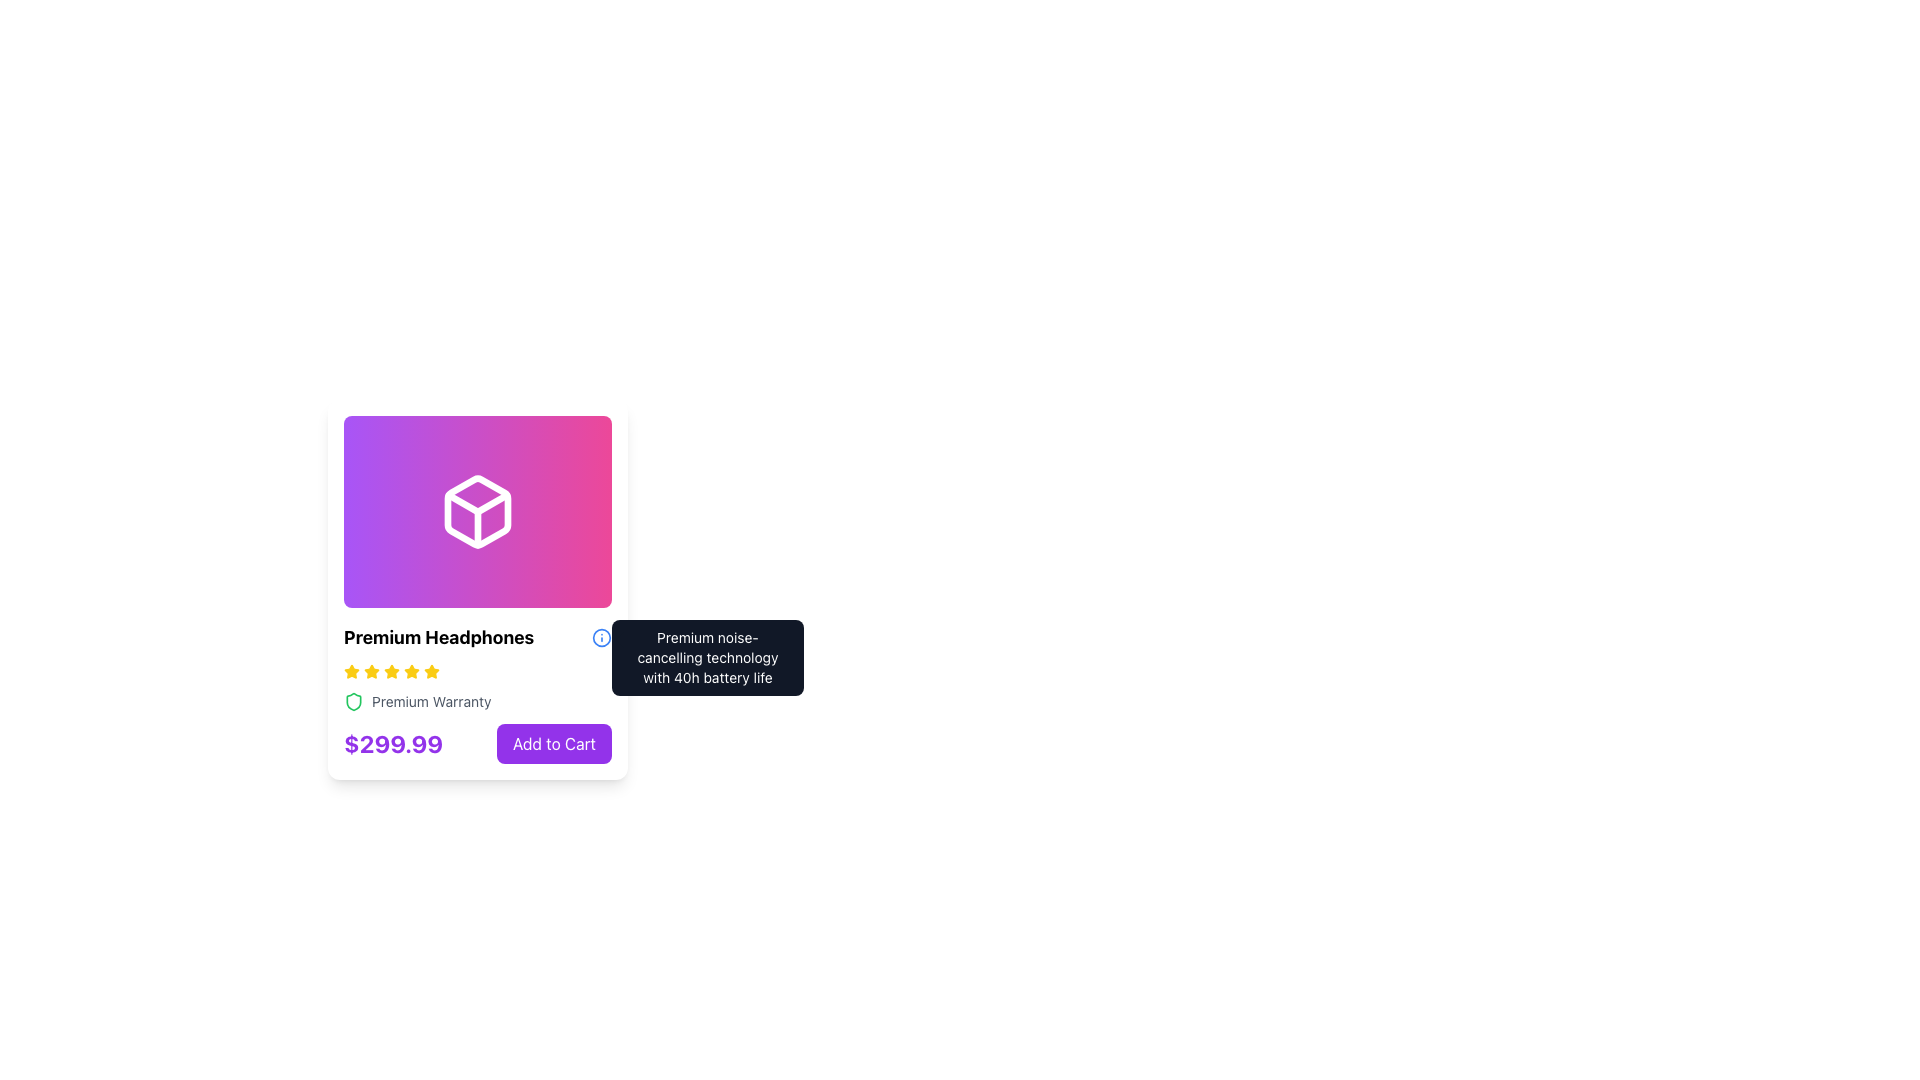  I want to click on the fourth star icon in the rating system, which is a small yellow star located near the bottom-left corner of the product card, so click(392, 671).